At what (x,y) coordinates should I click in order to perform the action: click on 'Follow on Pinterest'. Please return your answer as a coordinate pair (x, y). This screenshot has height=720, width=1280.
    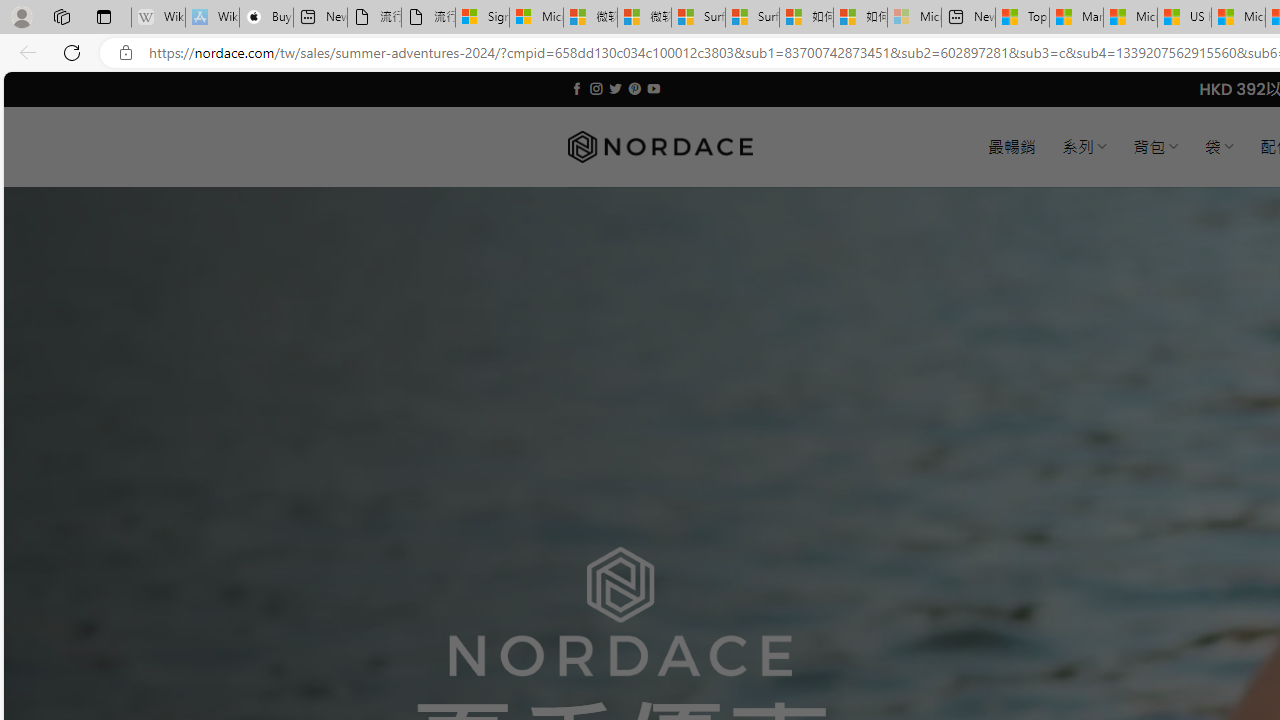
    Looking at the image, I should click on (633, 88).